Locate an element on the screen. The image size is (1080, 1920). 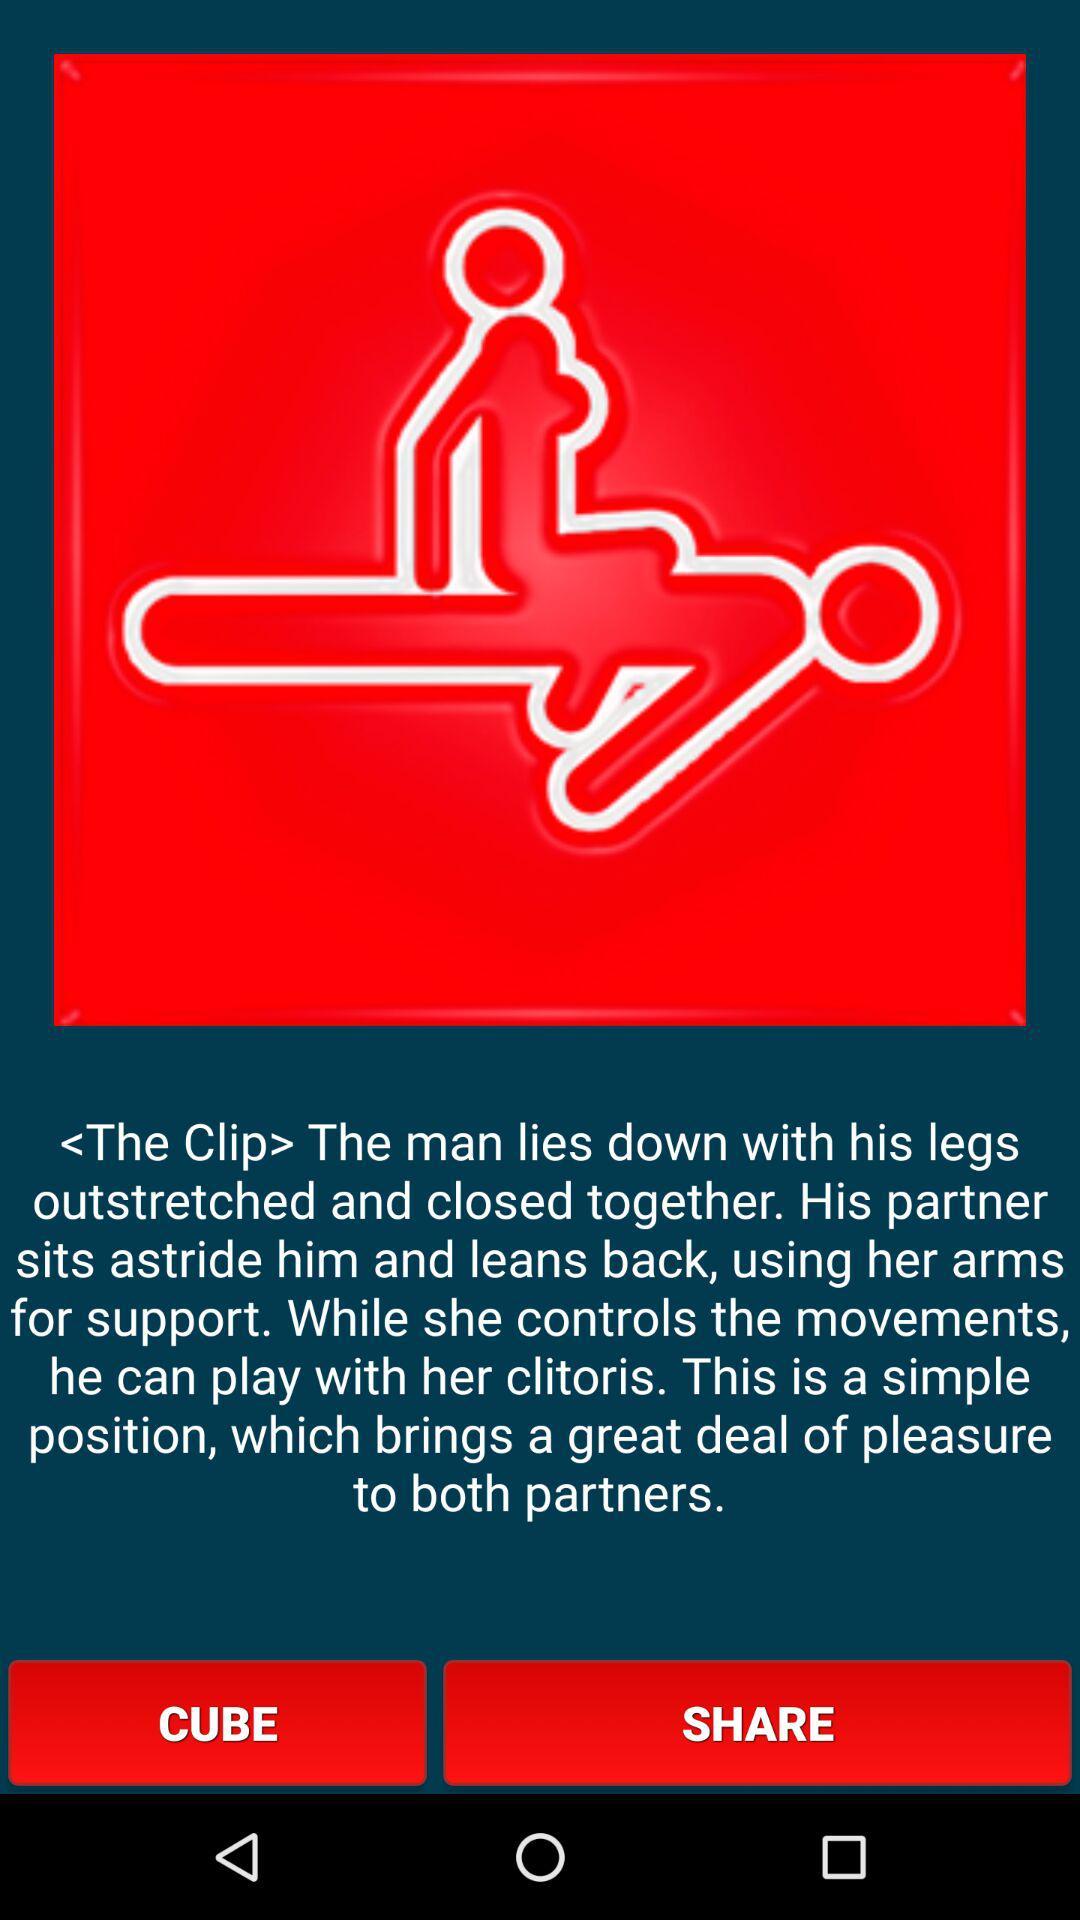
button to the right of the cube item is located at coordinates (757, 1721).